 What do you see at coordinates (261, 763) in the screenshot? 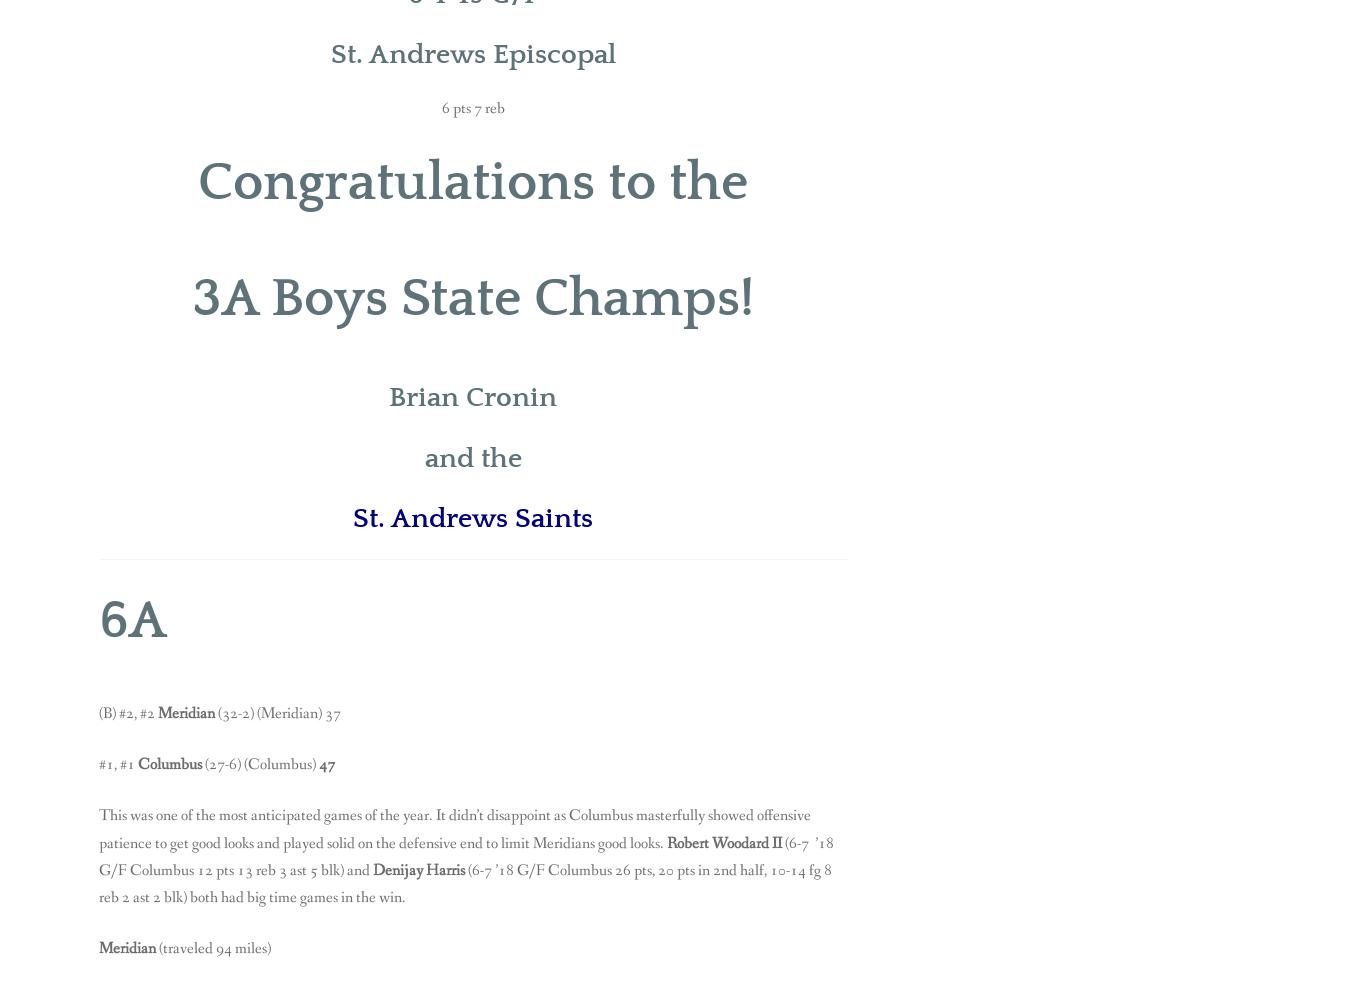
I see `'(27-6) (Columbus)'` at bounding box center [261, 763].